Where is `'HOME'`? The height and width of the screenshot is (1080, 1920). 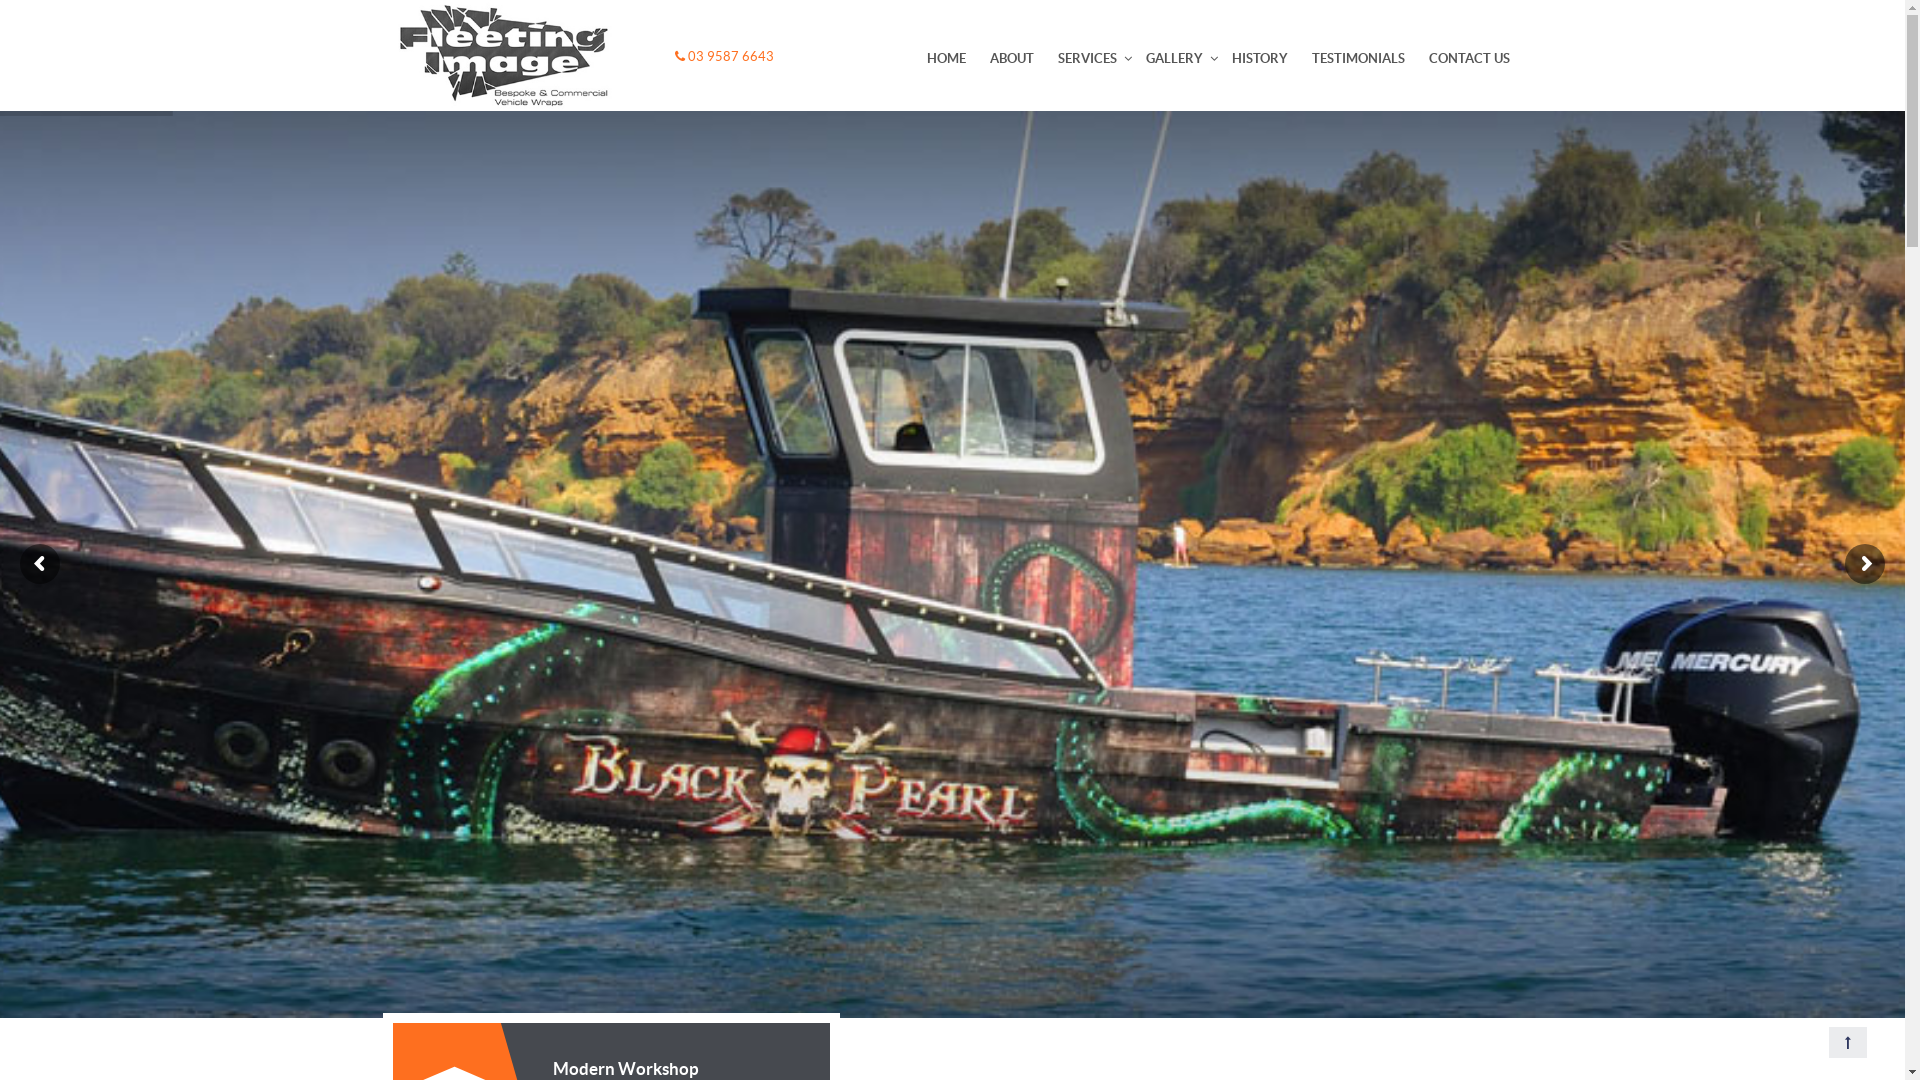 'HOME' is located at coordinates (944, 57).